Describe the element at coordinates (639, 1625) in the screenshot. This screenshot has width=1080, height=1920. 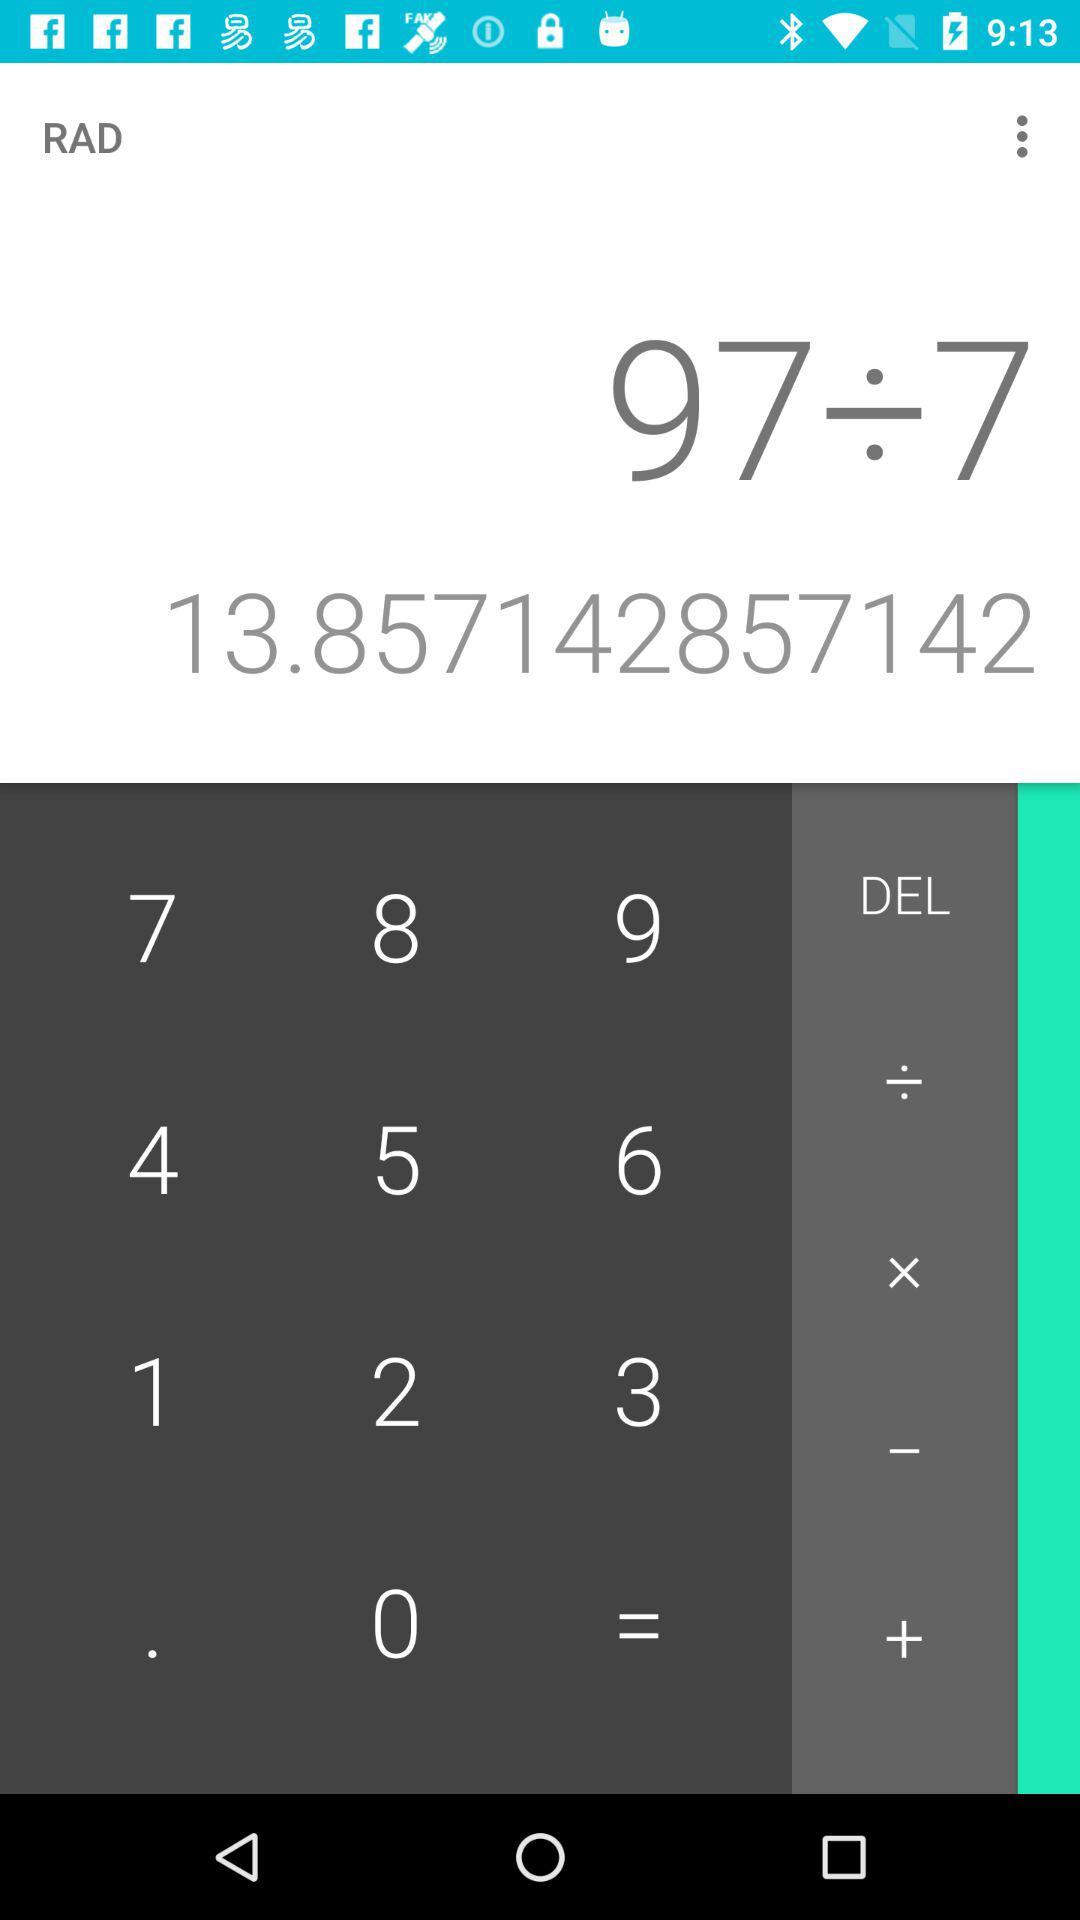
I see `the button to the right of 2 item` at that location.